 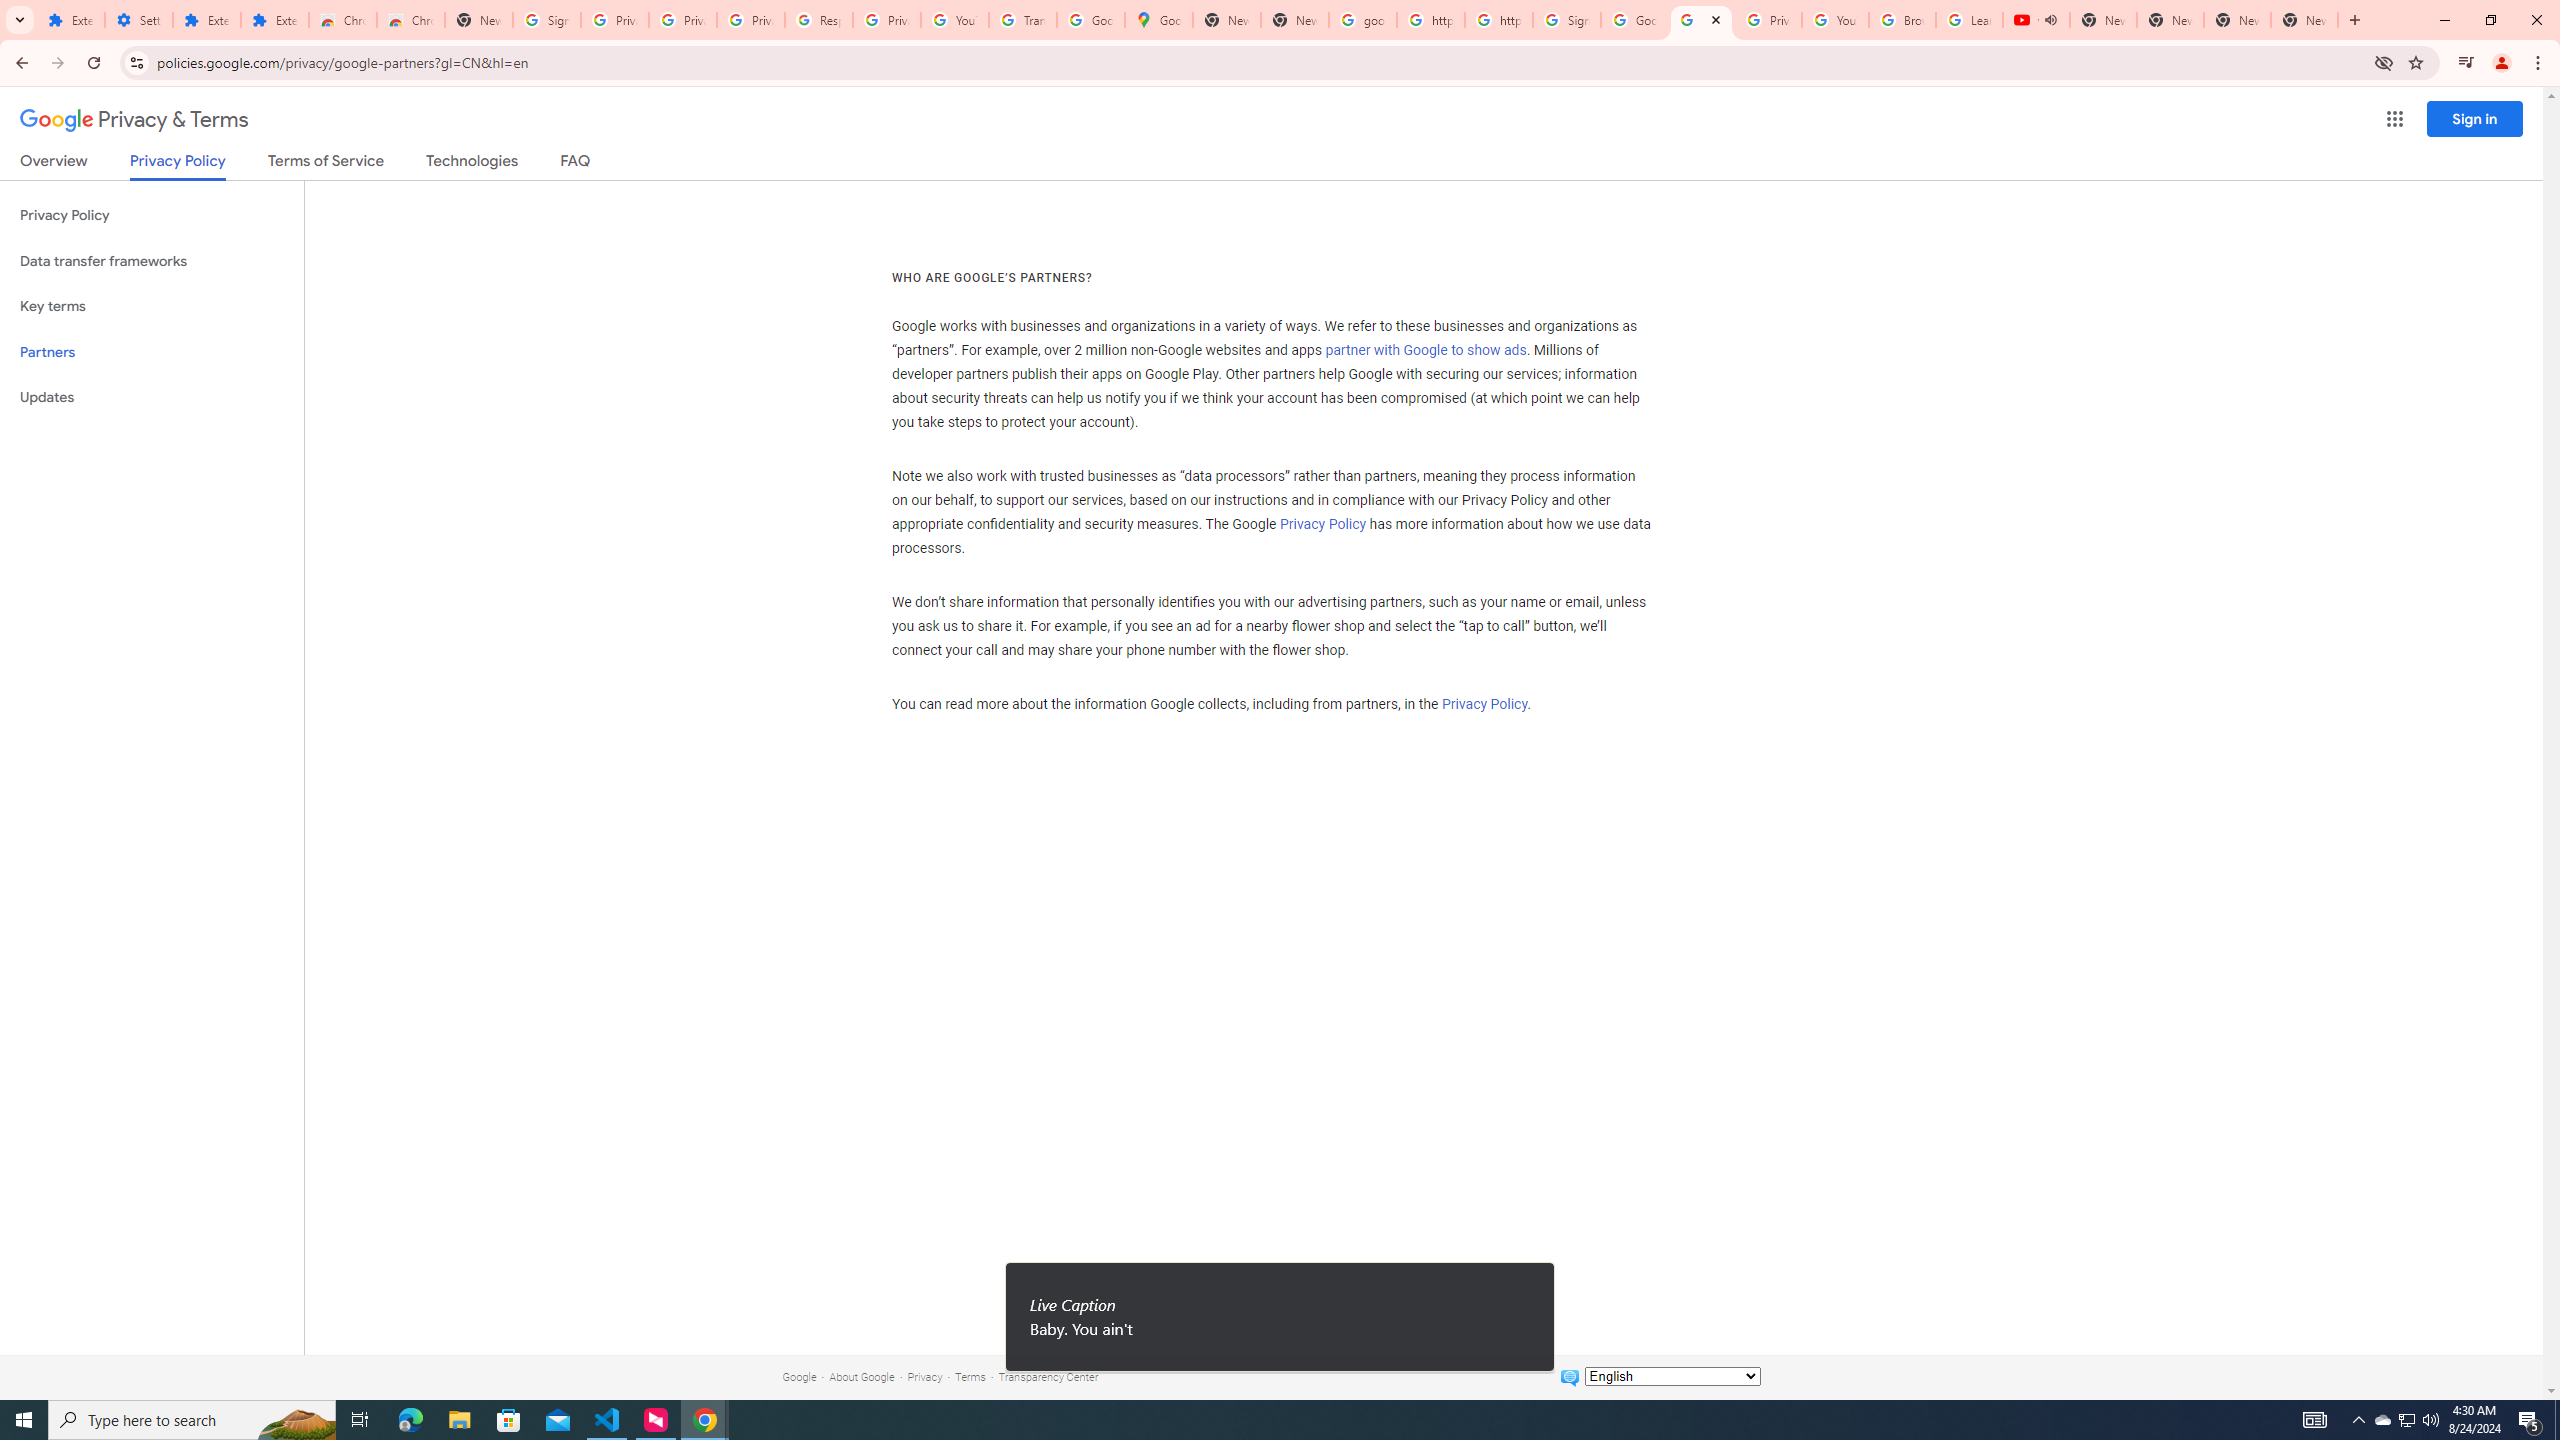 What do you see at coordinates (207, 19) in the screenshot?
I see `'Extensions'` at bounding box center [207, 19].